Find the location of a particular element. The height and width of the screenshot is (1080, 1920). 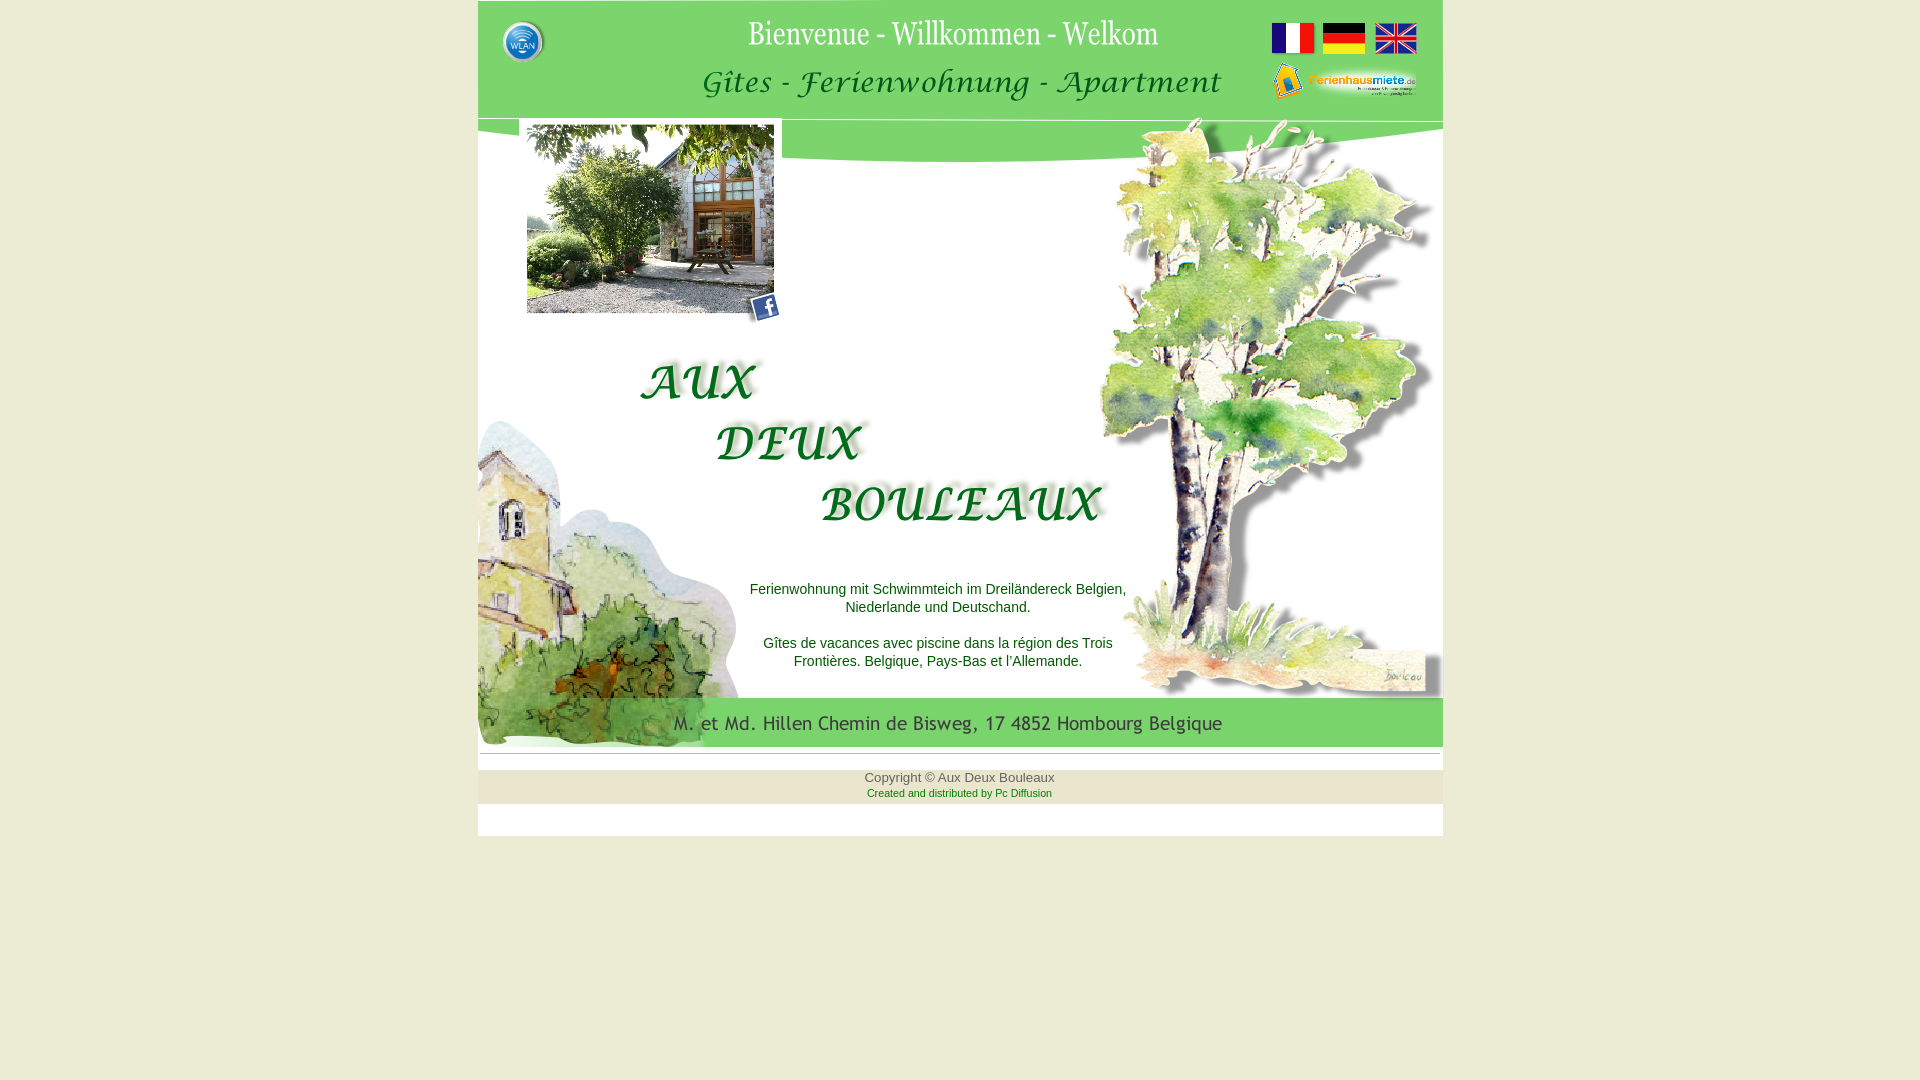

'Created and distributed by Pc Diffusion' is located at coordinates (958, 792).